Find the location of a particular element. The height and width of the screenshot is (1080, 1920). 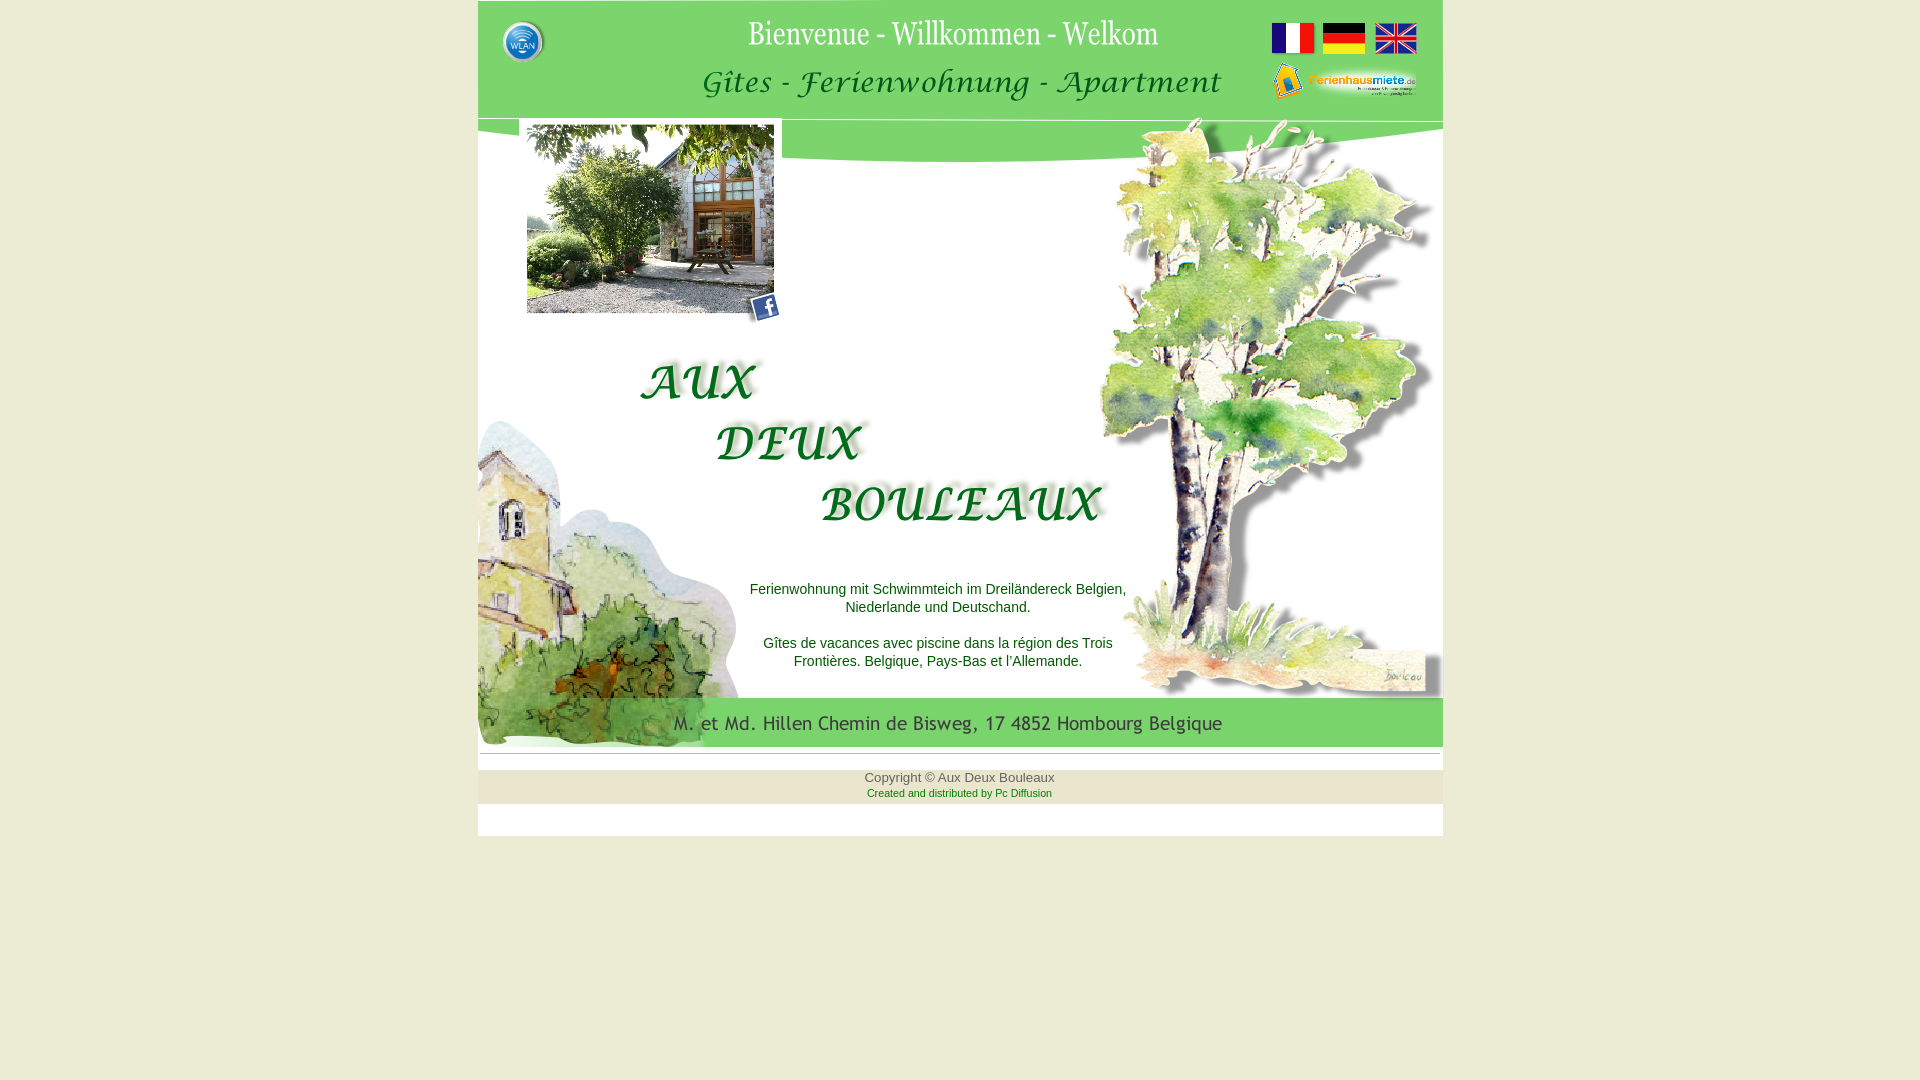

'Created and distributed by Pc Diffusion' is located at coordinates (958, 792).